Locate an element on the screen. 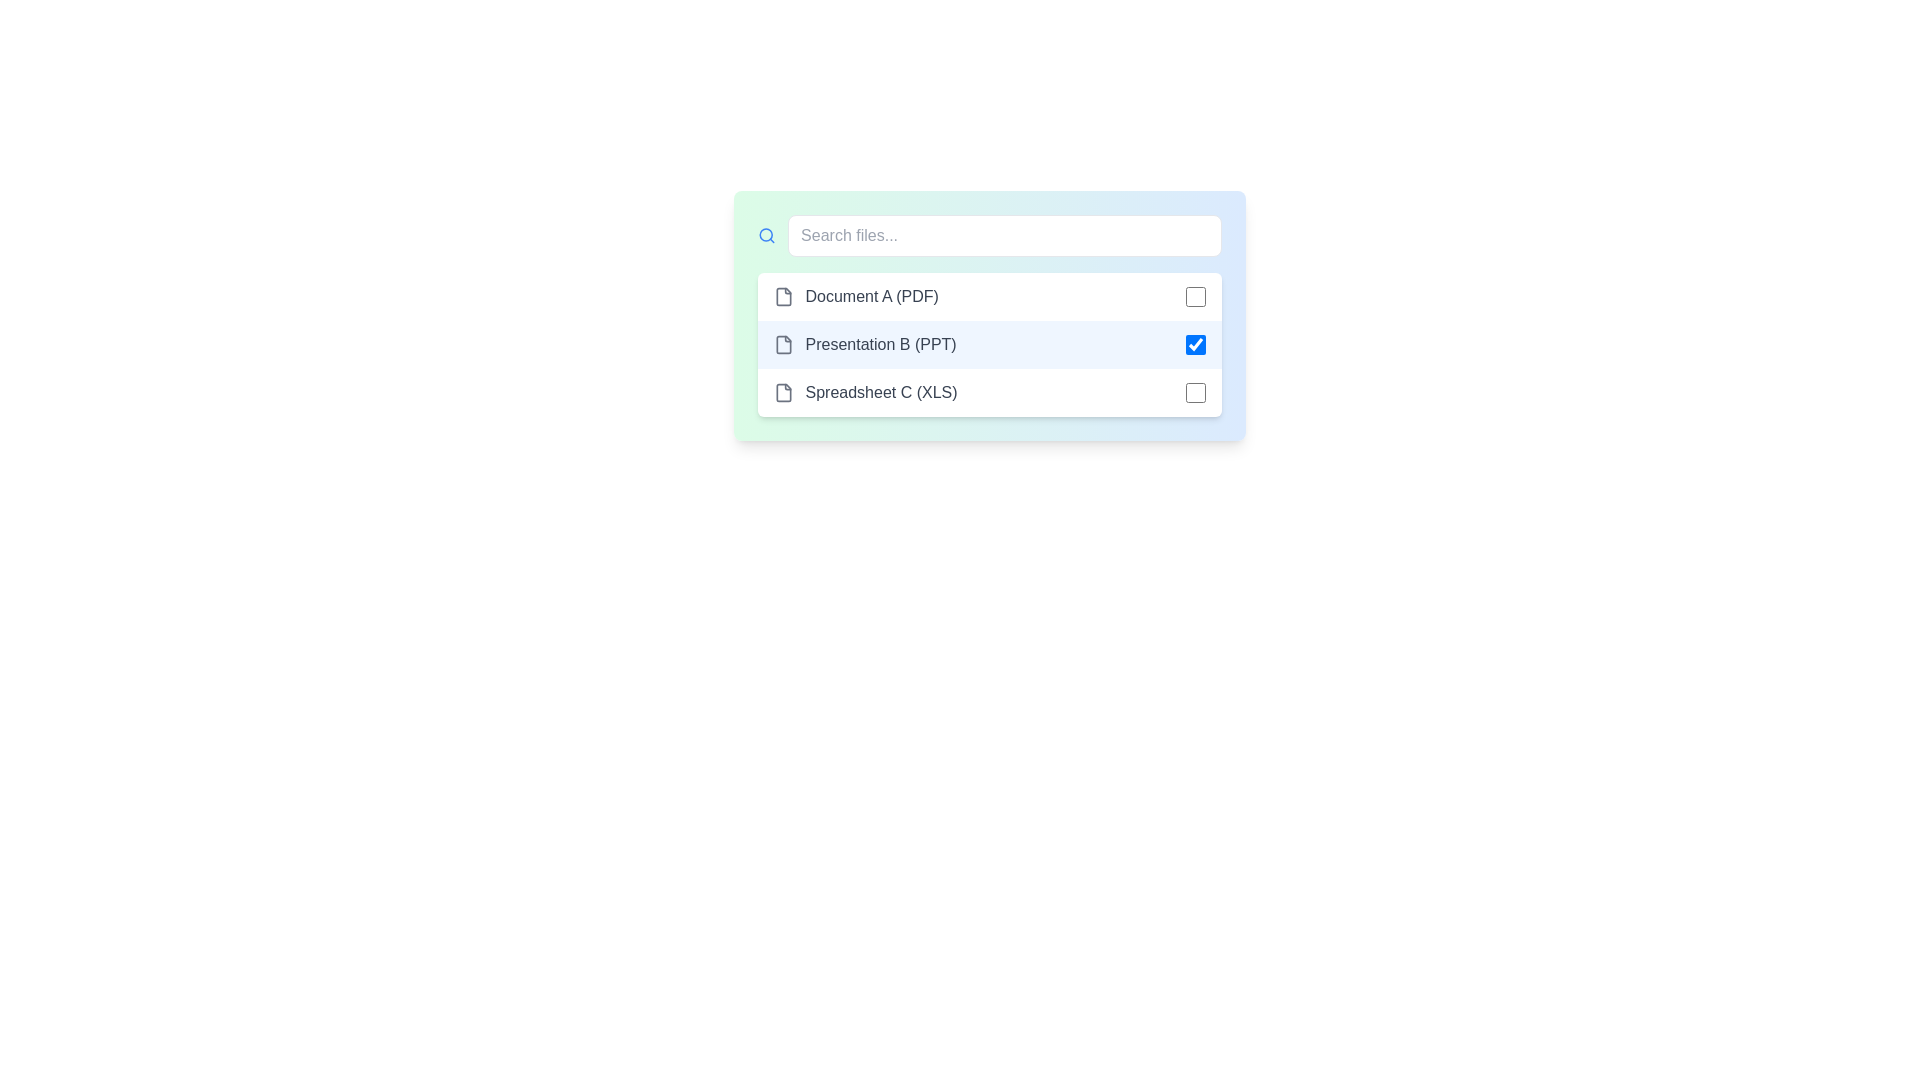  the search input field to focus it is located at coordinates (1004, 234).